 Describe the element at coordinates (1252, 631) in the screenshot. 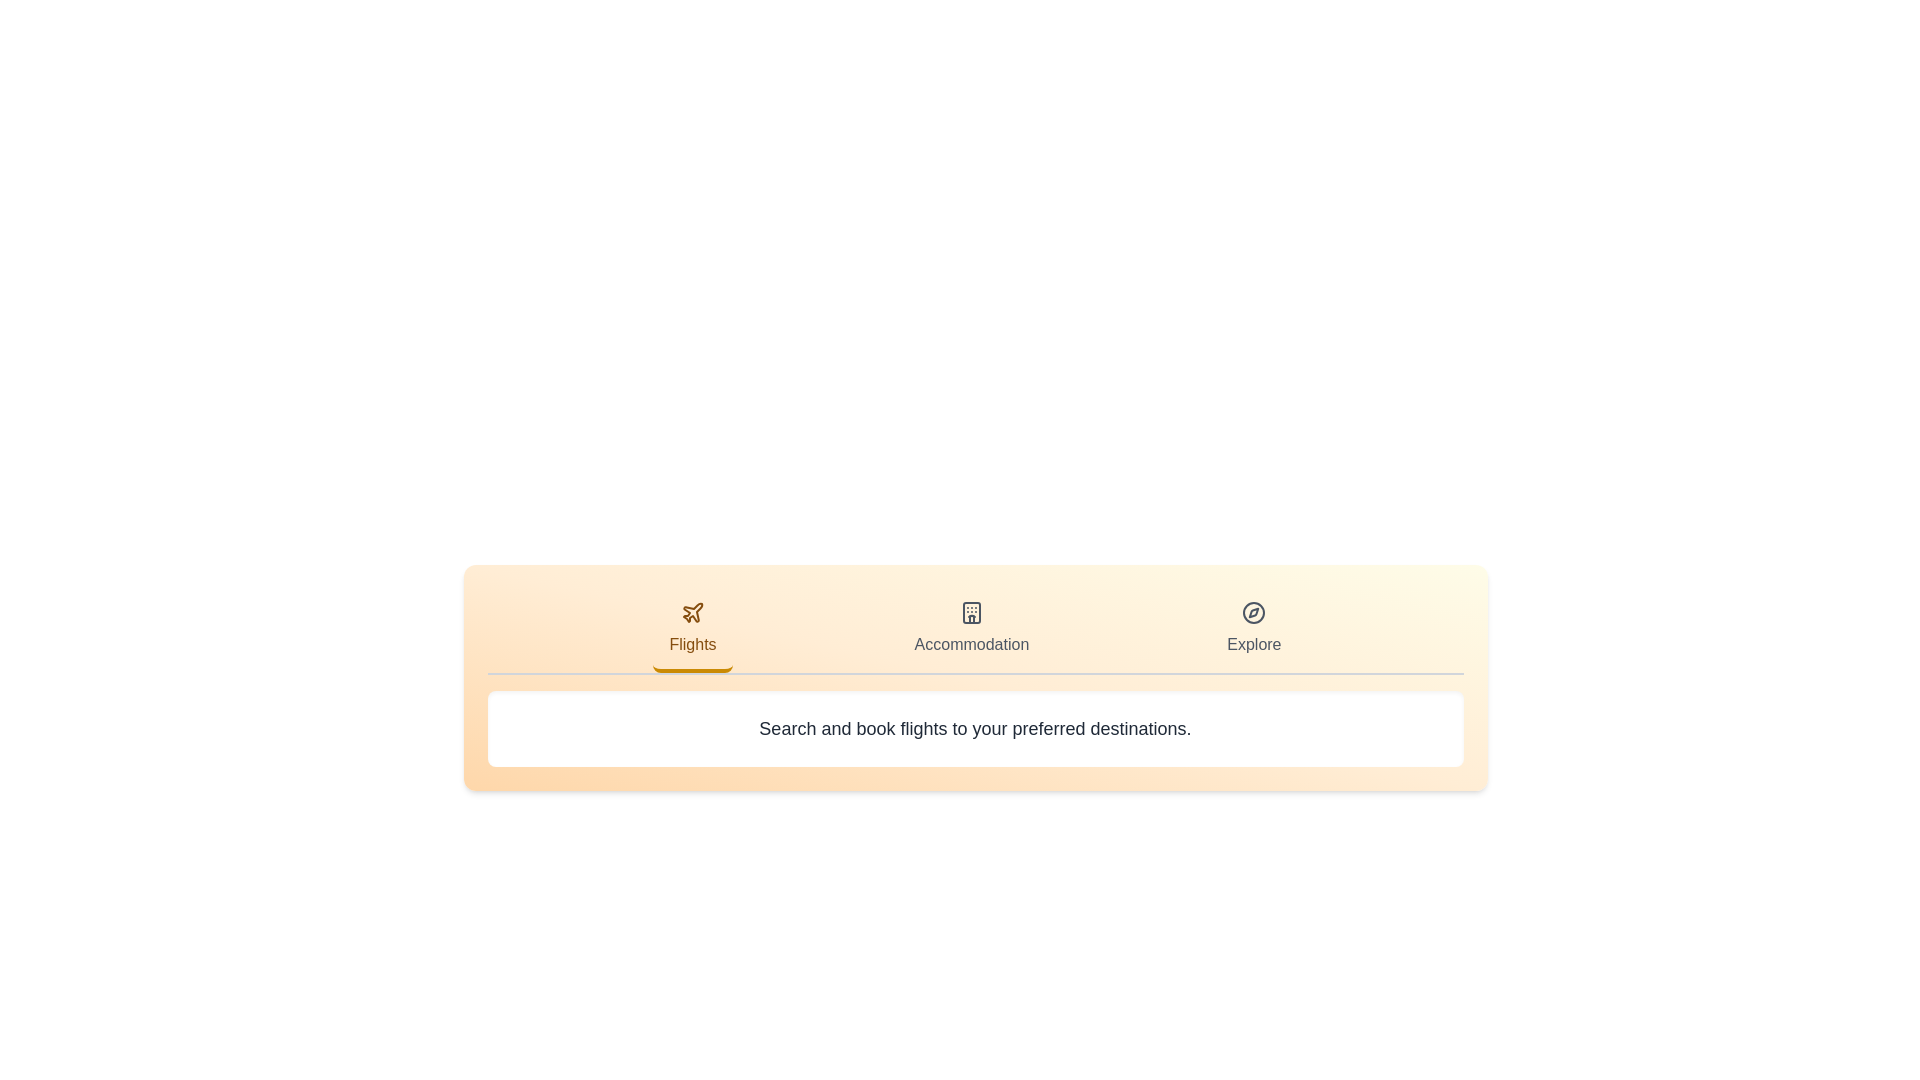

I see `the Explore tab to view its content` at that location.